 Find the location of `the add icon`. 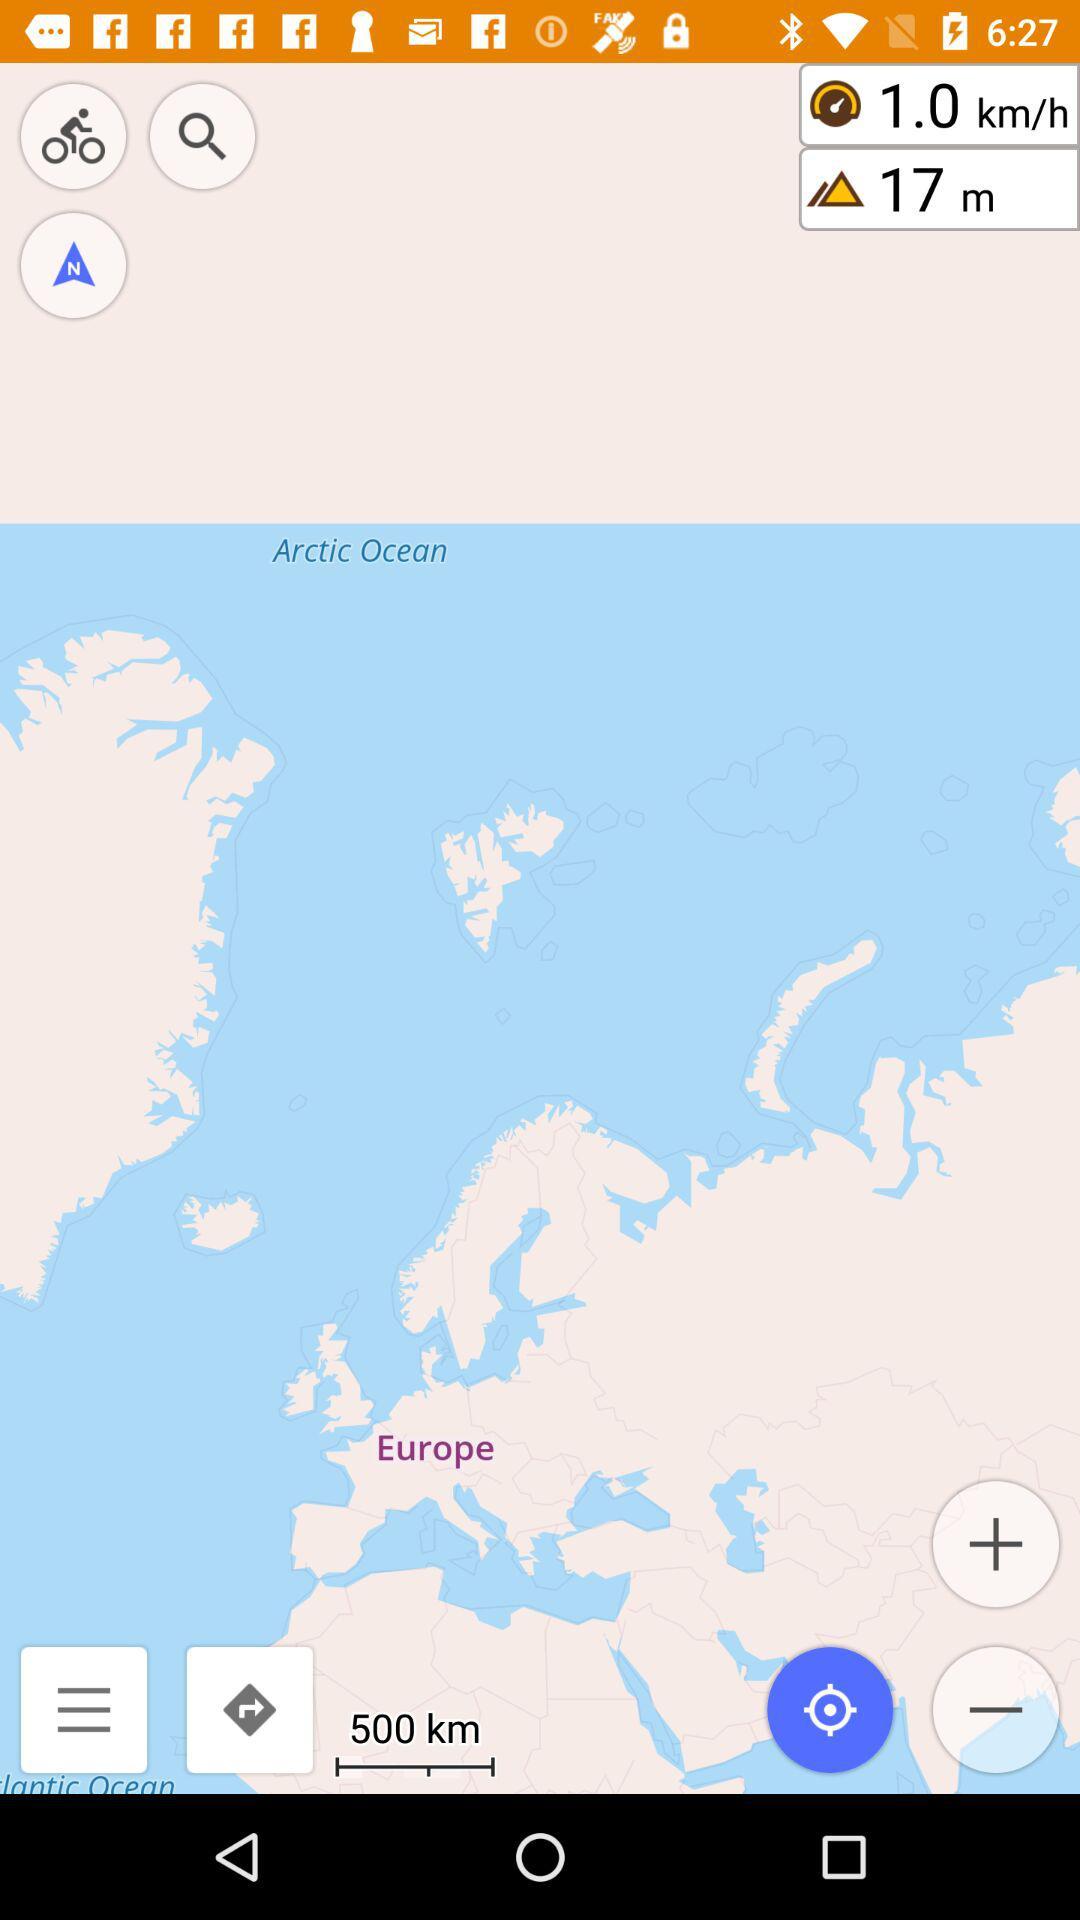

the add icon is located at coordinates (995, 1543).